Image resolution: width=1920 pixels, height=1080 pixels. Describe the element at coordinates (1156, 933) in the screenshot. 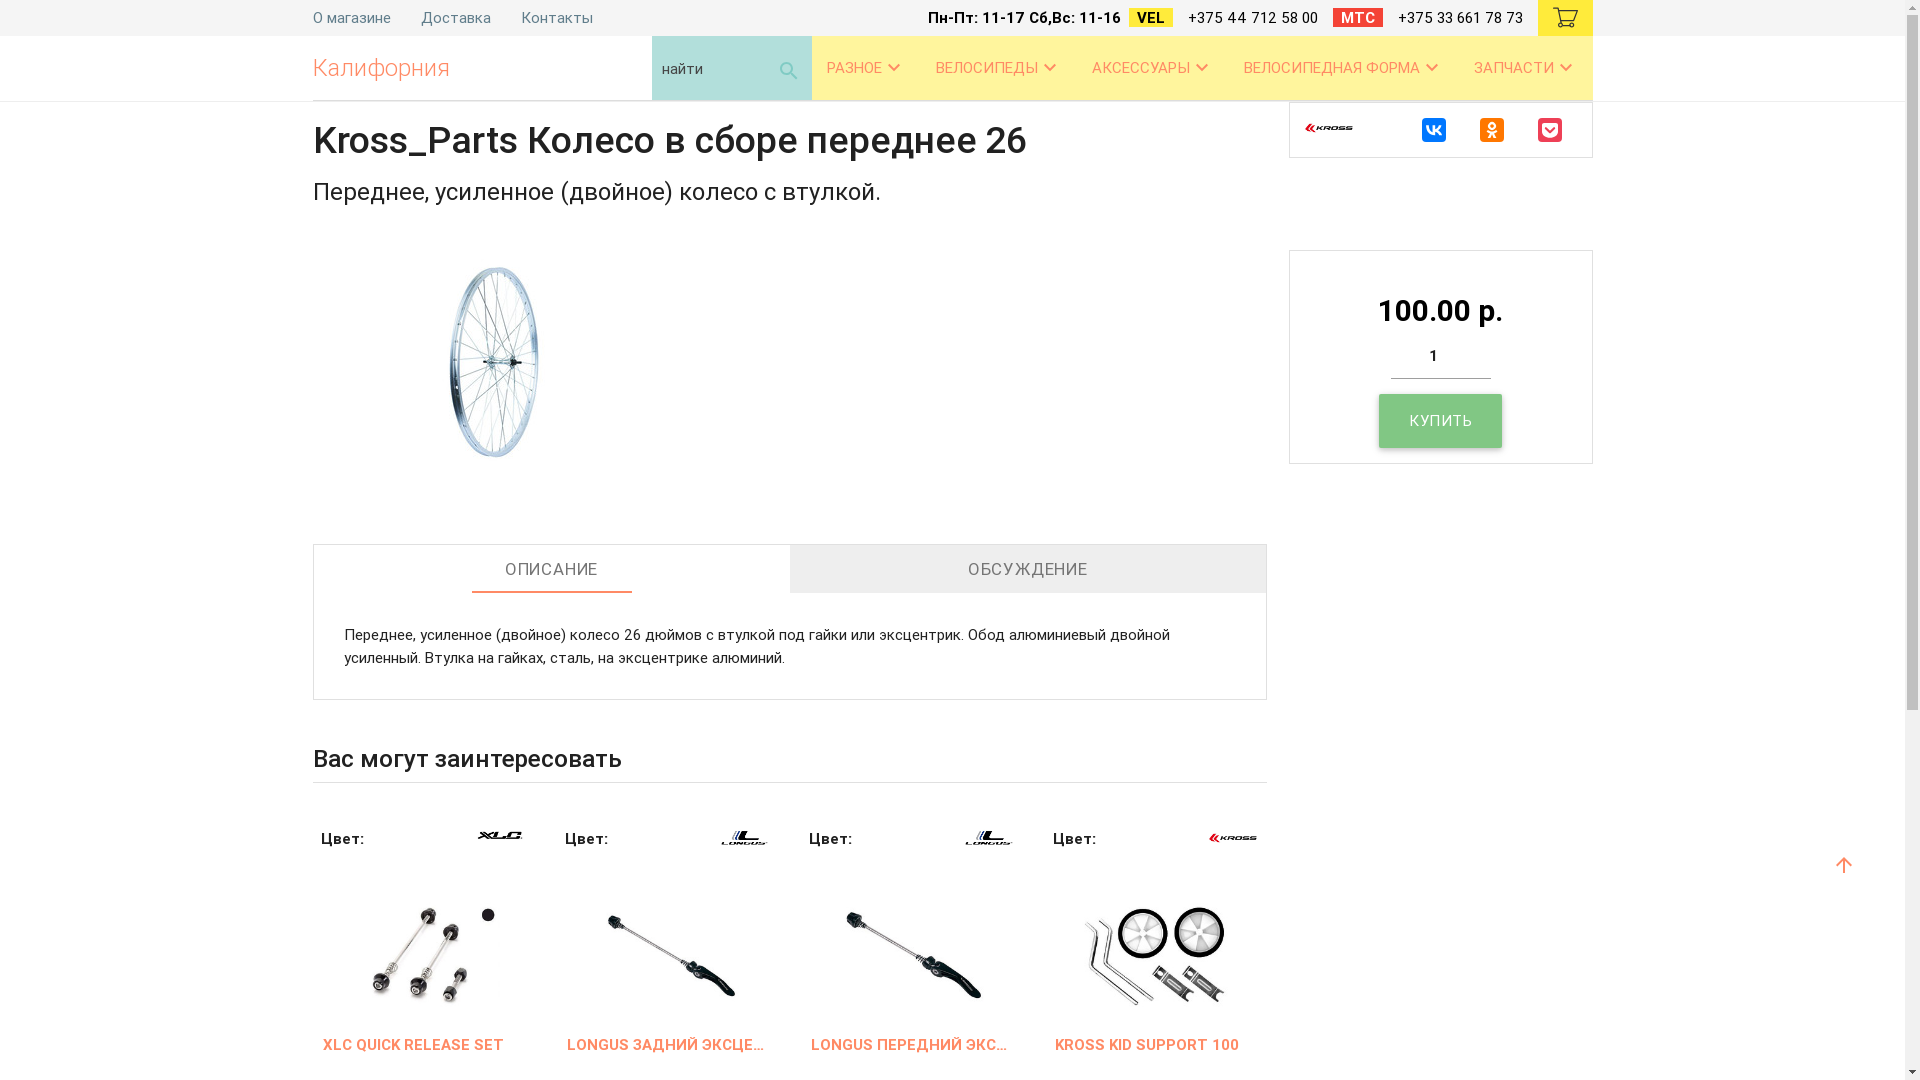

I see `'Kid Support 100'` at that location.